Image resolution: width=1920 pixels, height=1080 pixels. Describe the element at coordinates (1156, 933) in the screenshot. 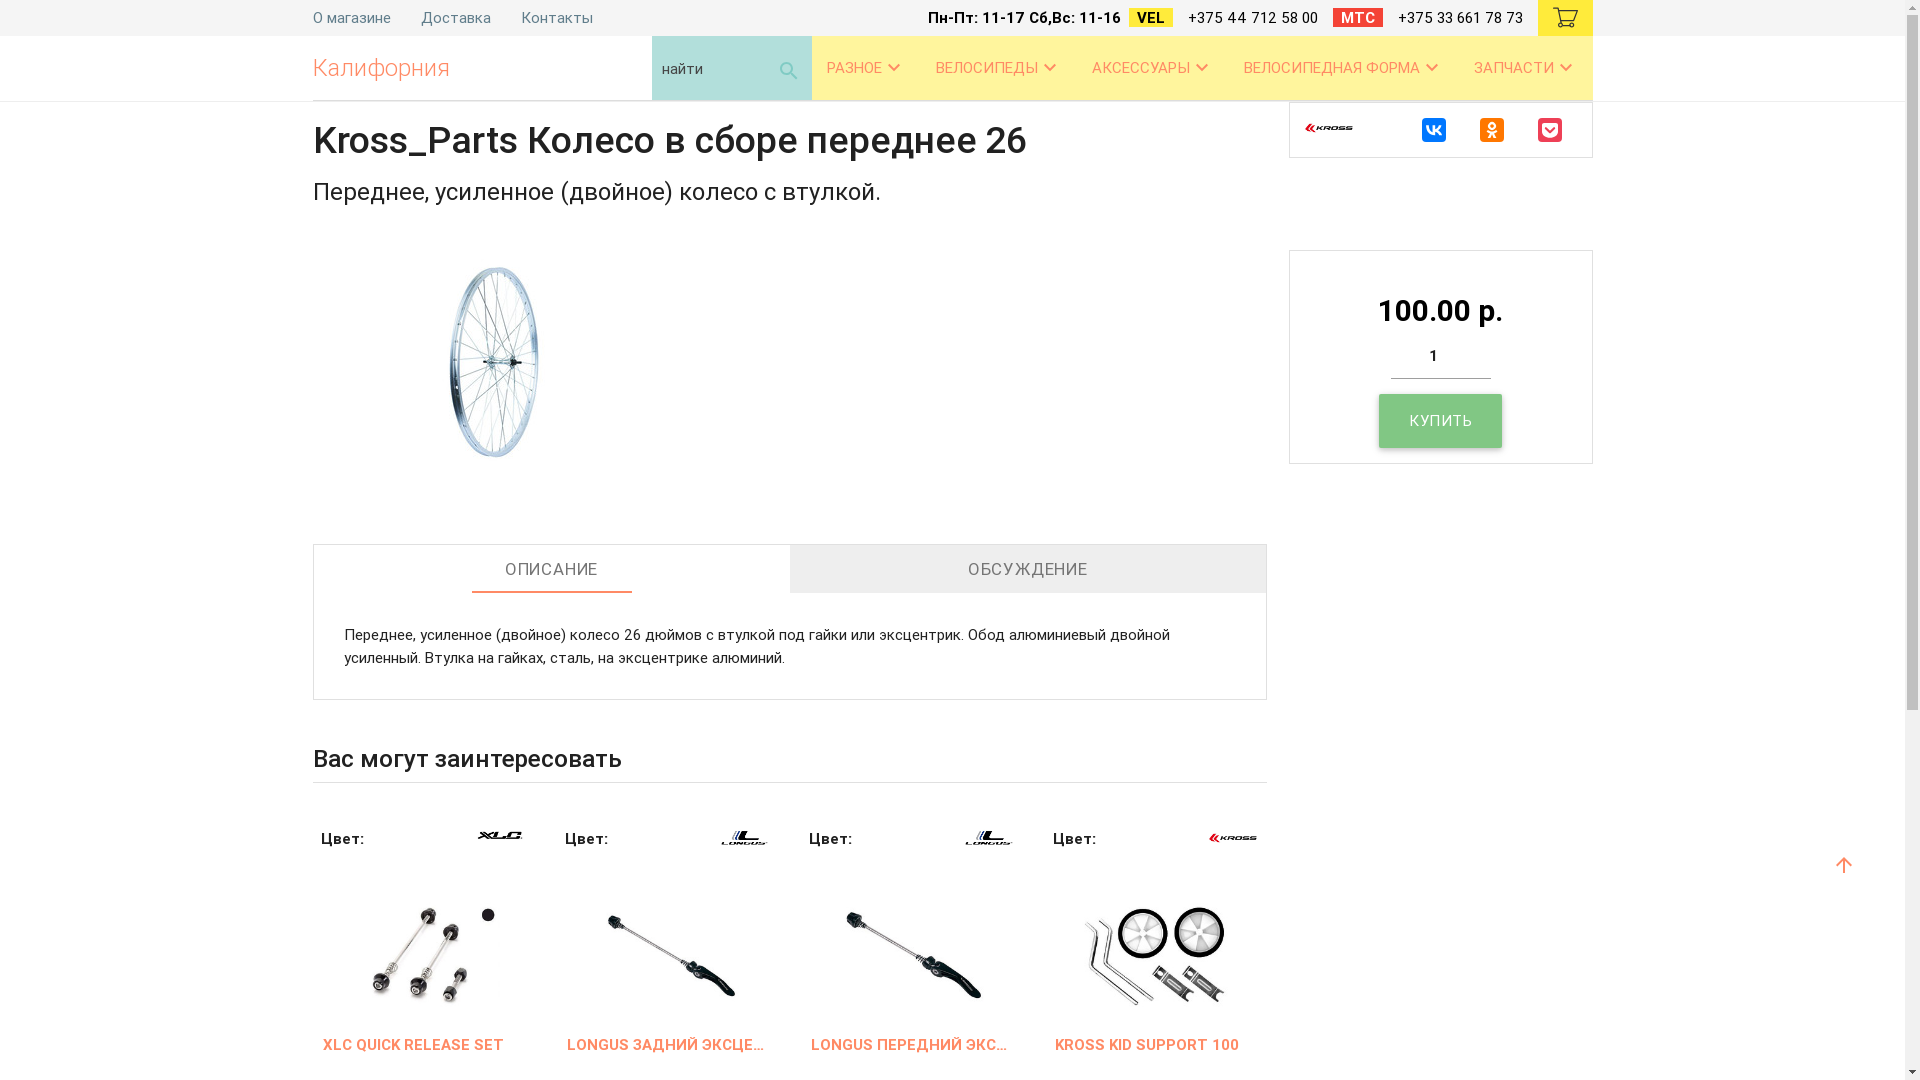

I see `'Kid Support 100'` at that location.